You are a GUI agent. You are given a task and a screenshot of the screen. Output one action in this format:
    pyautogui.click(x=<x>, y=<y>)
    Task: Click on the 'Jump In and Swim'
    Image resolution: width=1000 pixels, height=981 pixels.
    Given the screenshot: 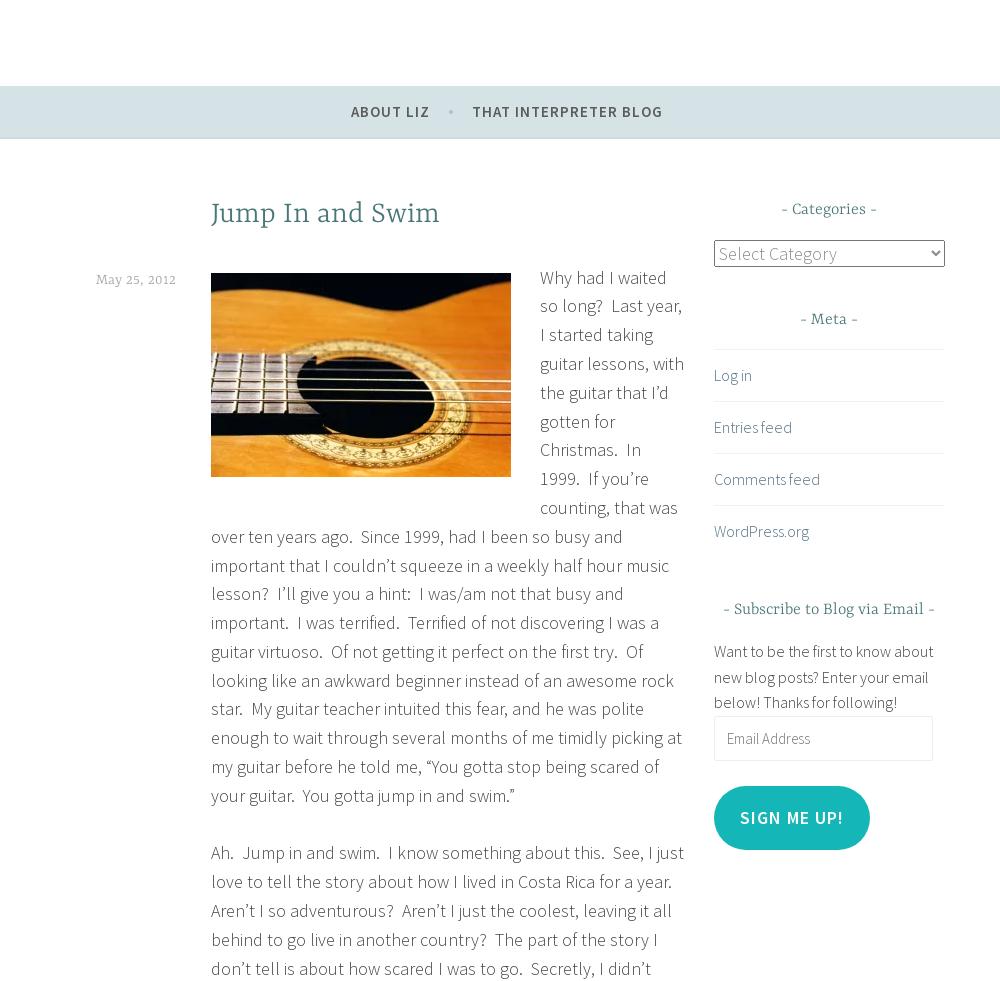 What is the action you would take?
    pyautogui.click(x=324, y=214)
    